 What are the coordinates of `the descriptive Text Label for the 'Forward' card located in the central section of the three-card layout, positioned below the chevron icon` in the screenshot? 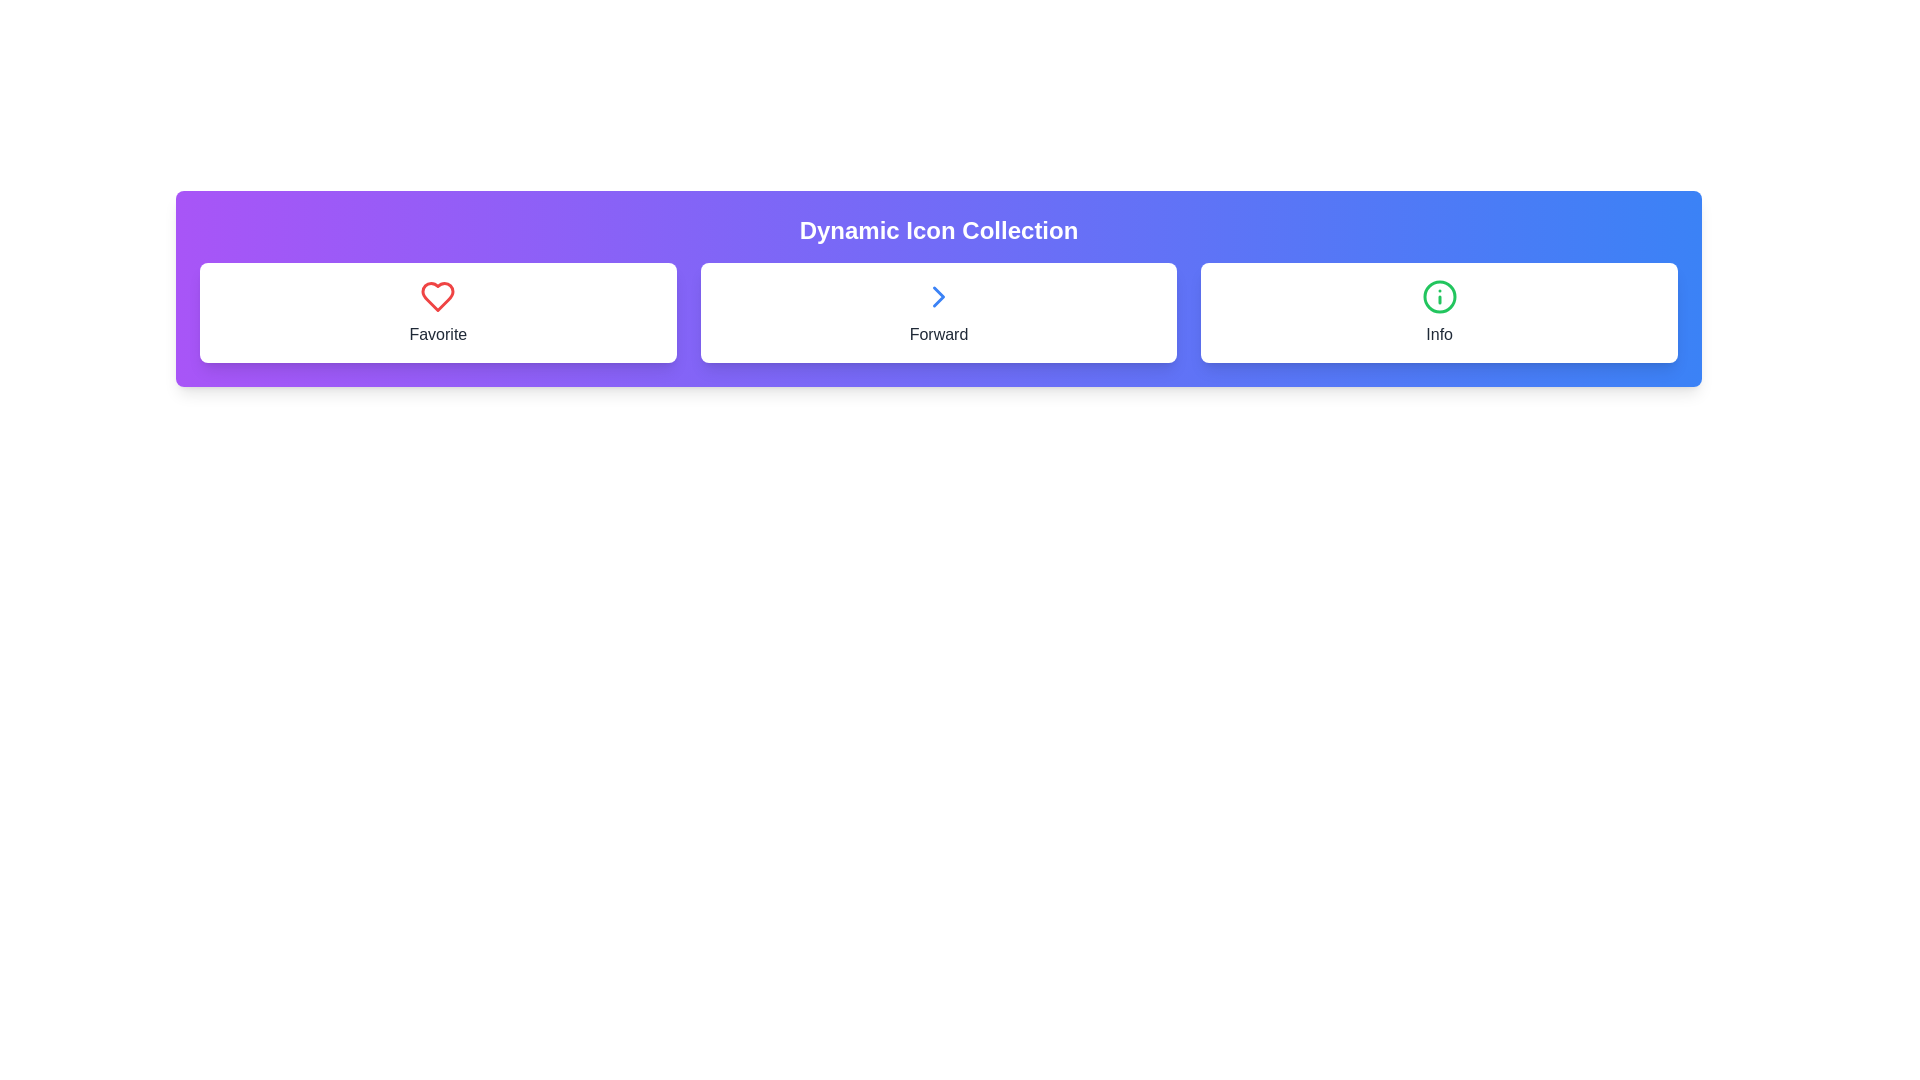 It's located at (938, 334).